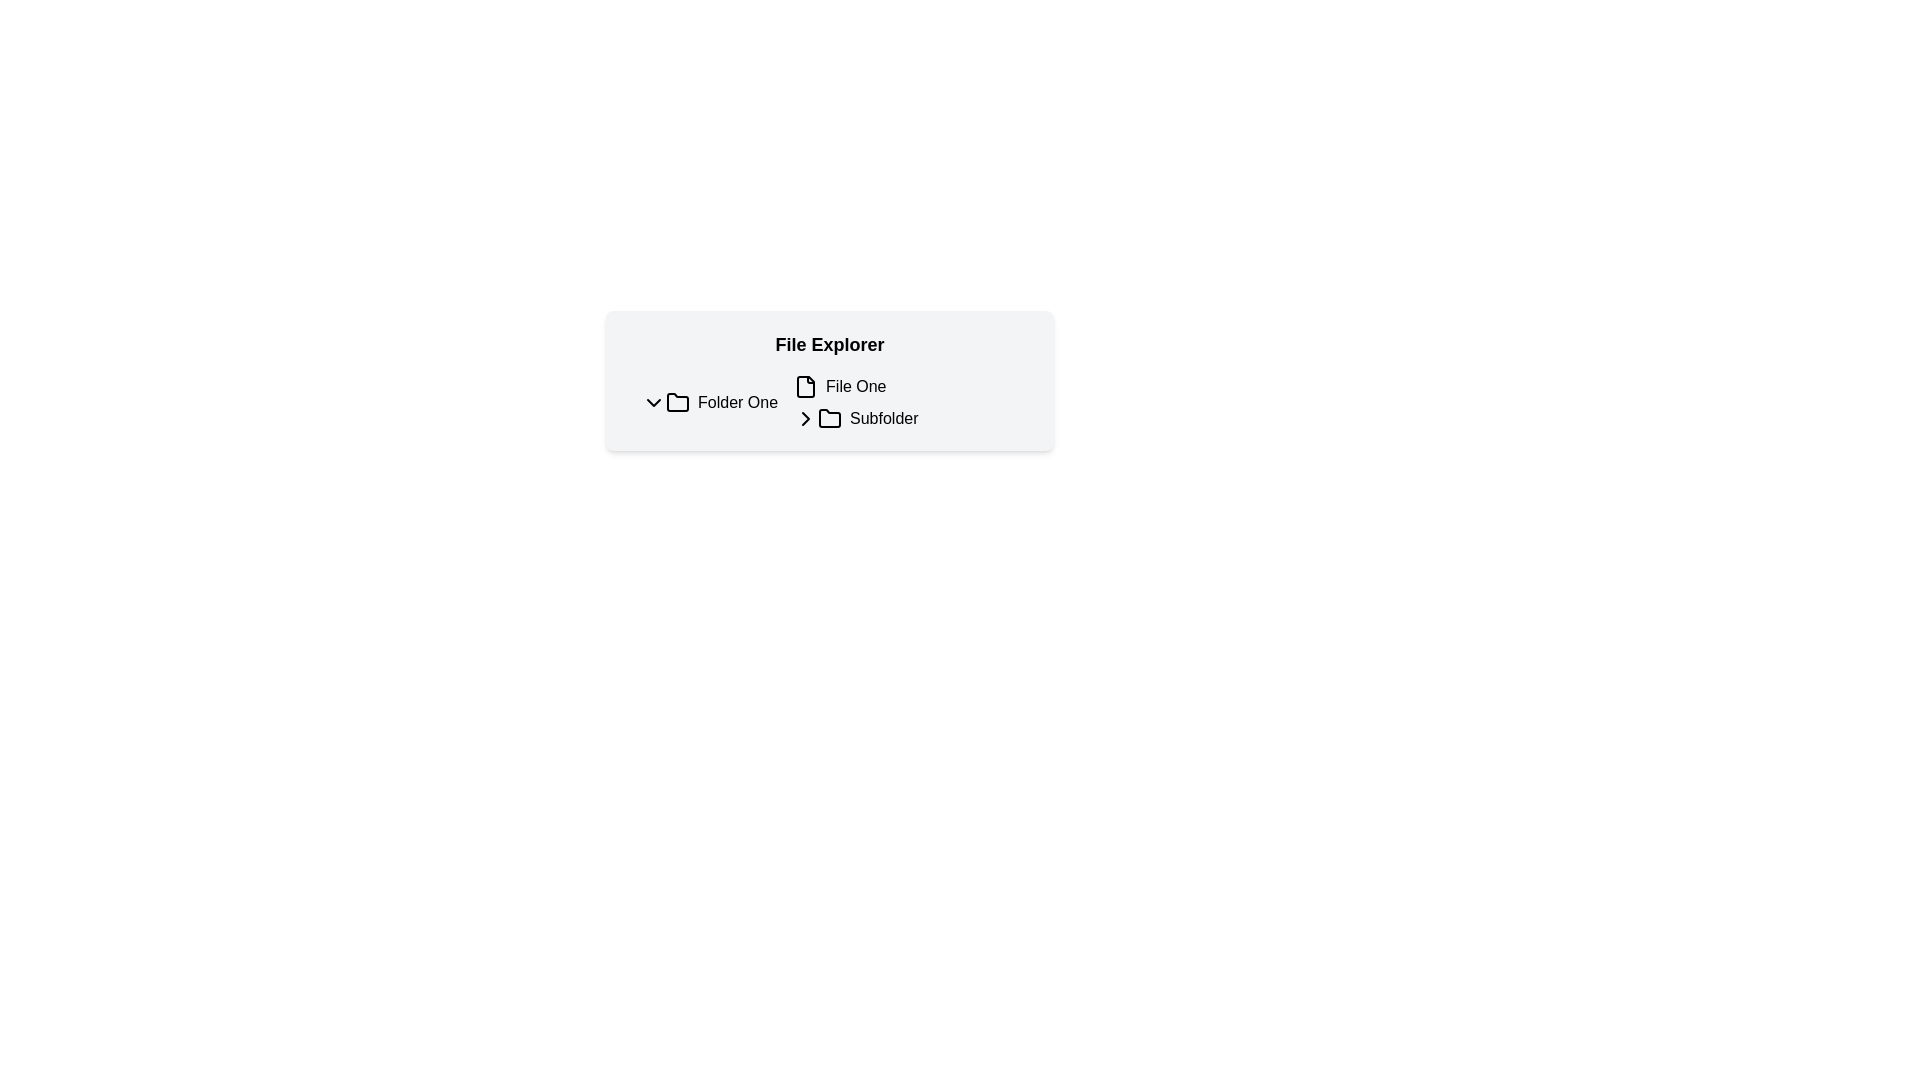 Image resolution: width=1920 pixels, height=1080 pixels. I want to click on the black file icon located to the left of the label 'File One', so click(806, 386).